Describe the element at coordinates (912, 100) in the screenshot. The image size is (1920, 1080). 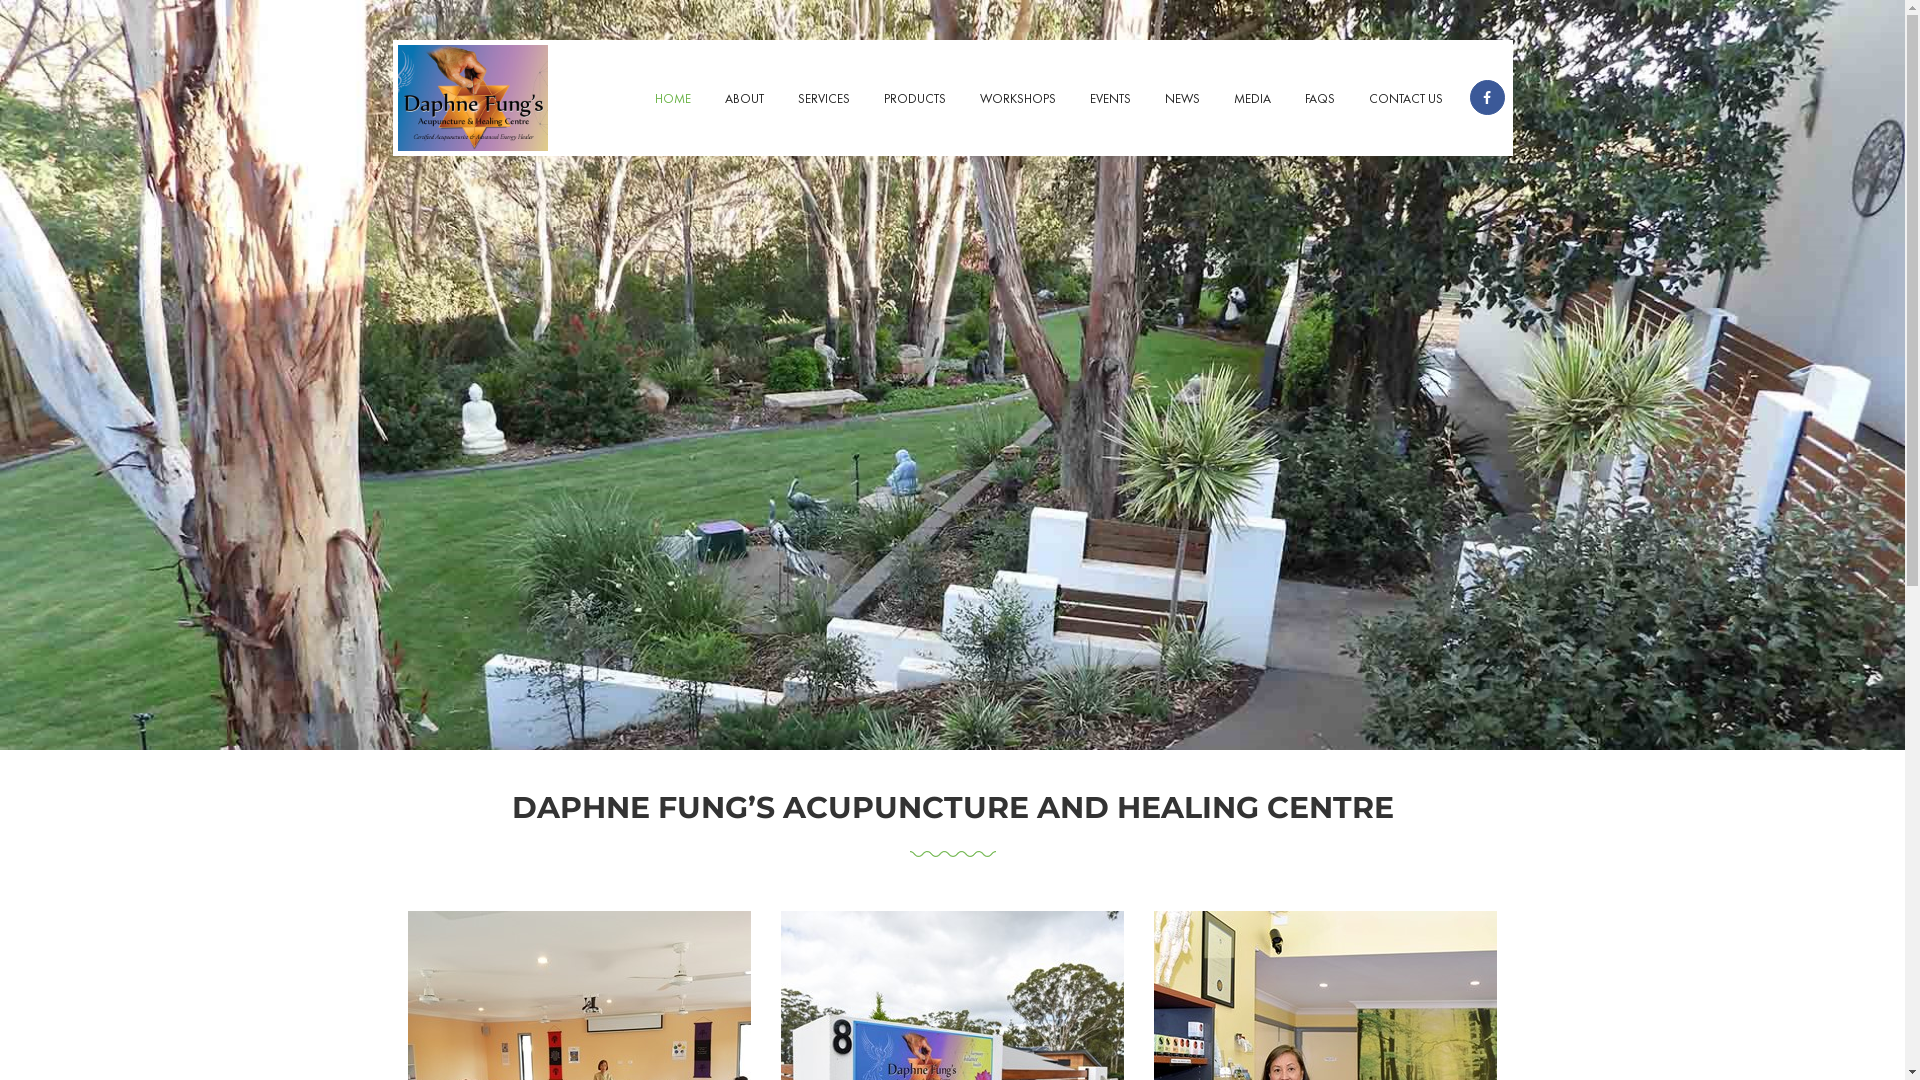
I see `'PRODUCTS'` at that location.